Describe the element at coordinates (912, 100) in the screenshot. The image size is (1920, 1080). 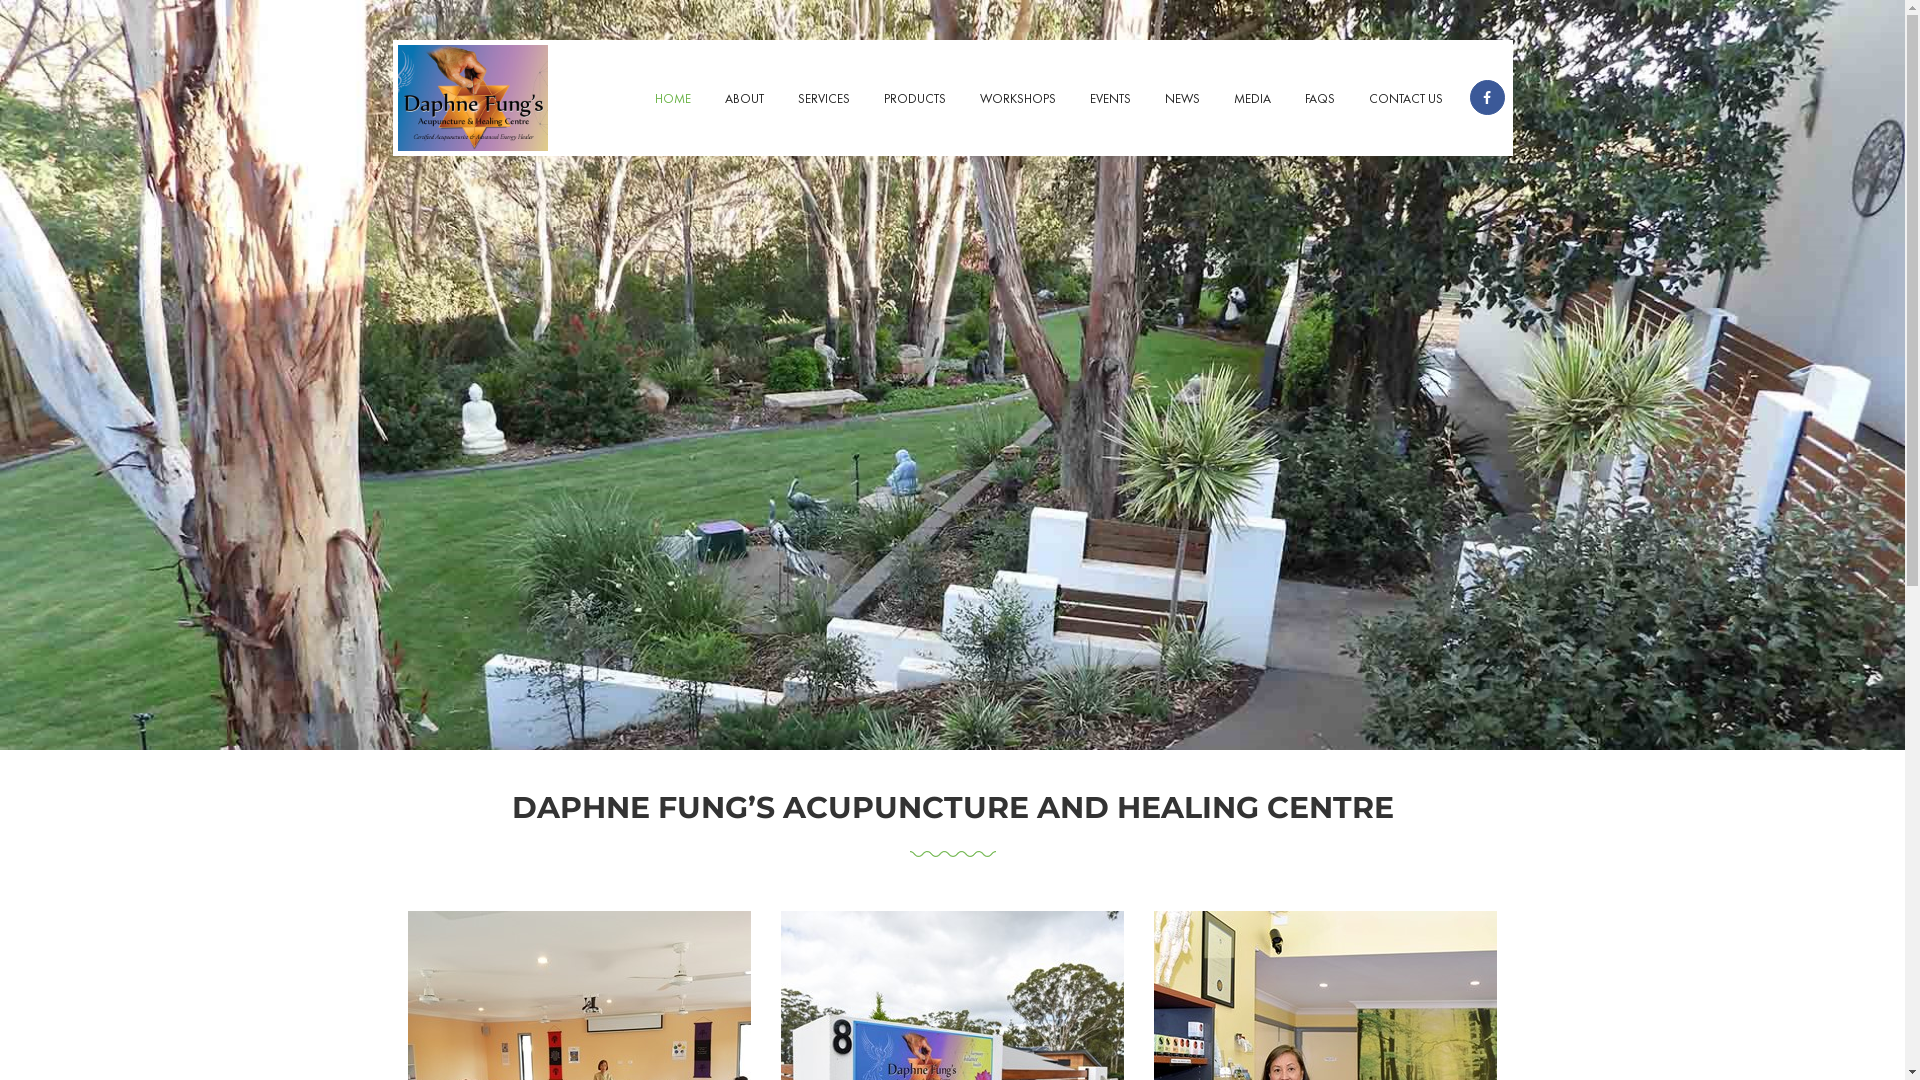
I see `'PRODUCTS'` at that location.